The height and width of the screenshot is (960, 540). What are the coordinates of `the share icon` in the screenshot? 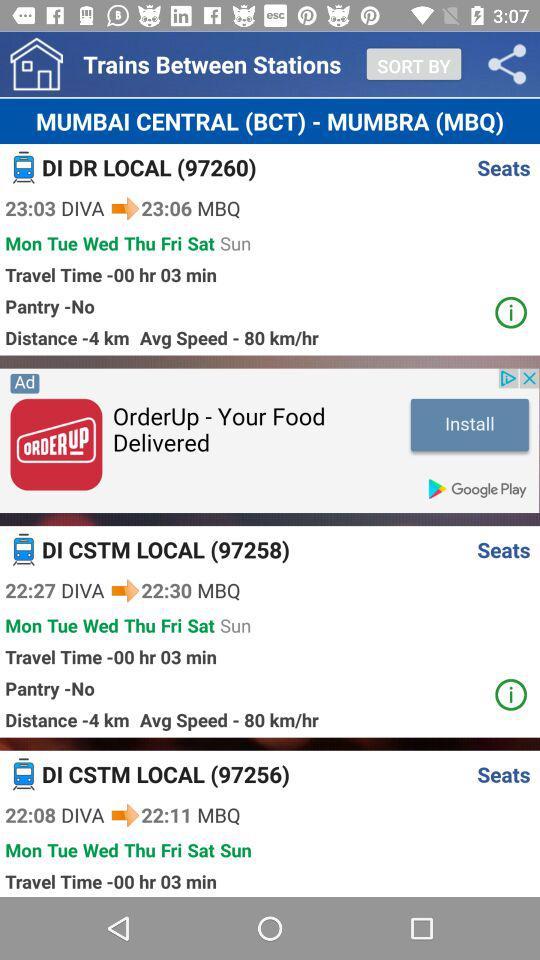 It's located at (507, 64).